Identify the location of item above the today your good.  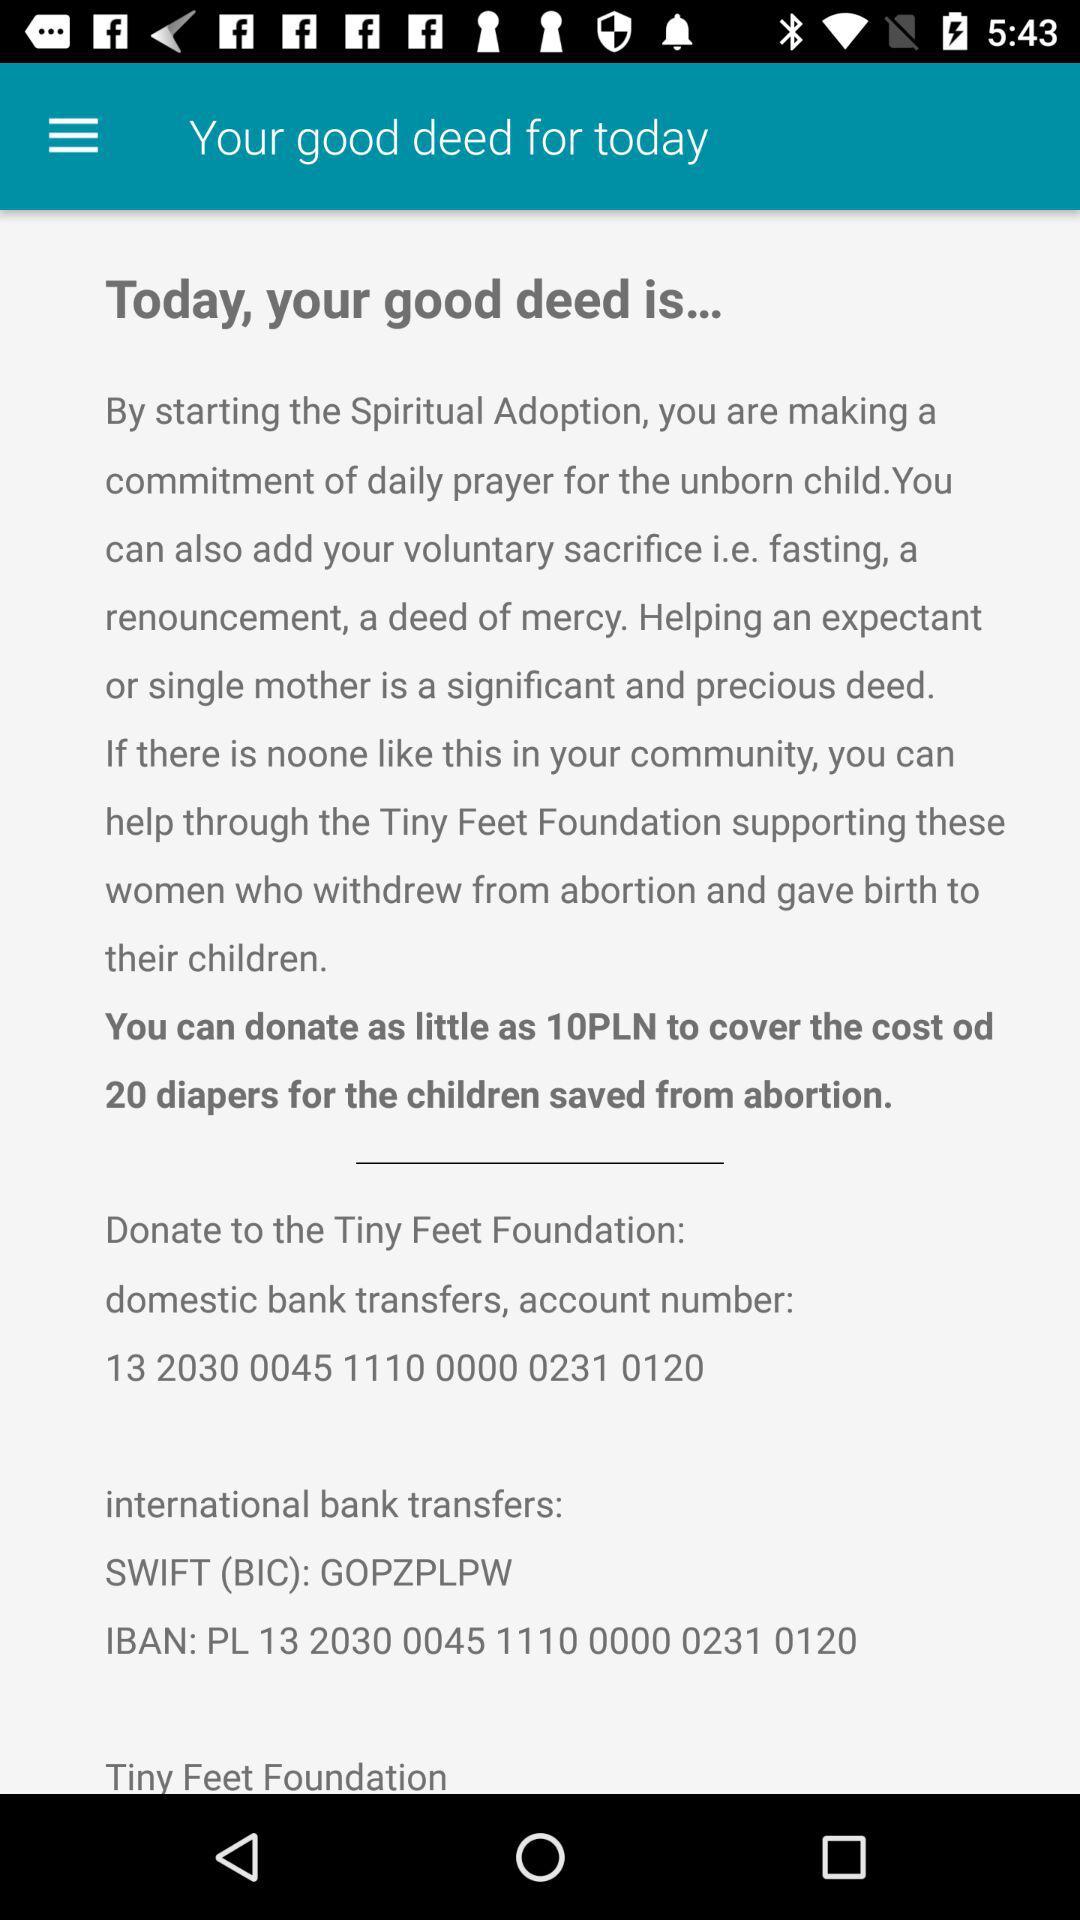
(72, 135).